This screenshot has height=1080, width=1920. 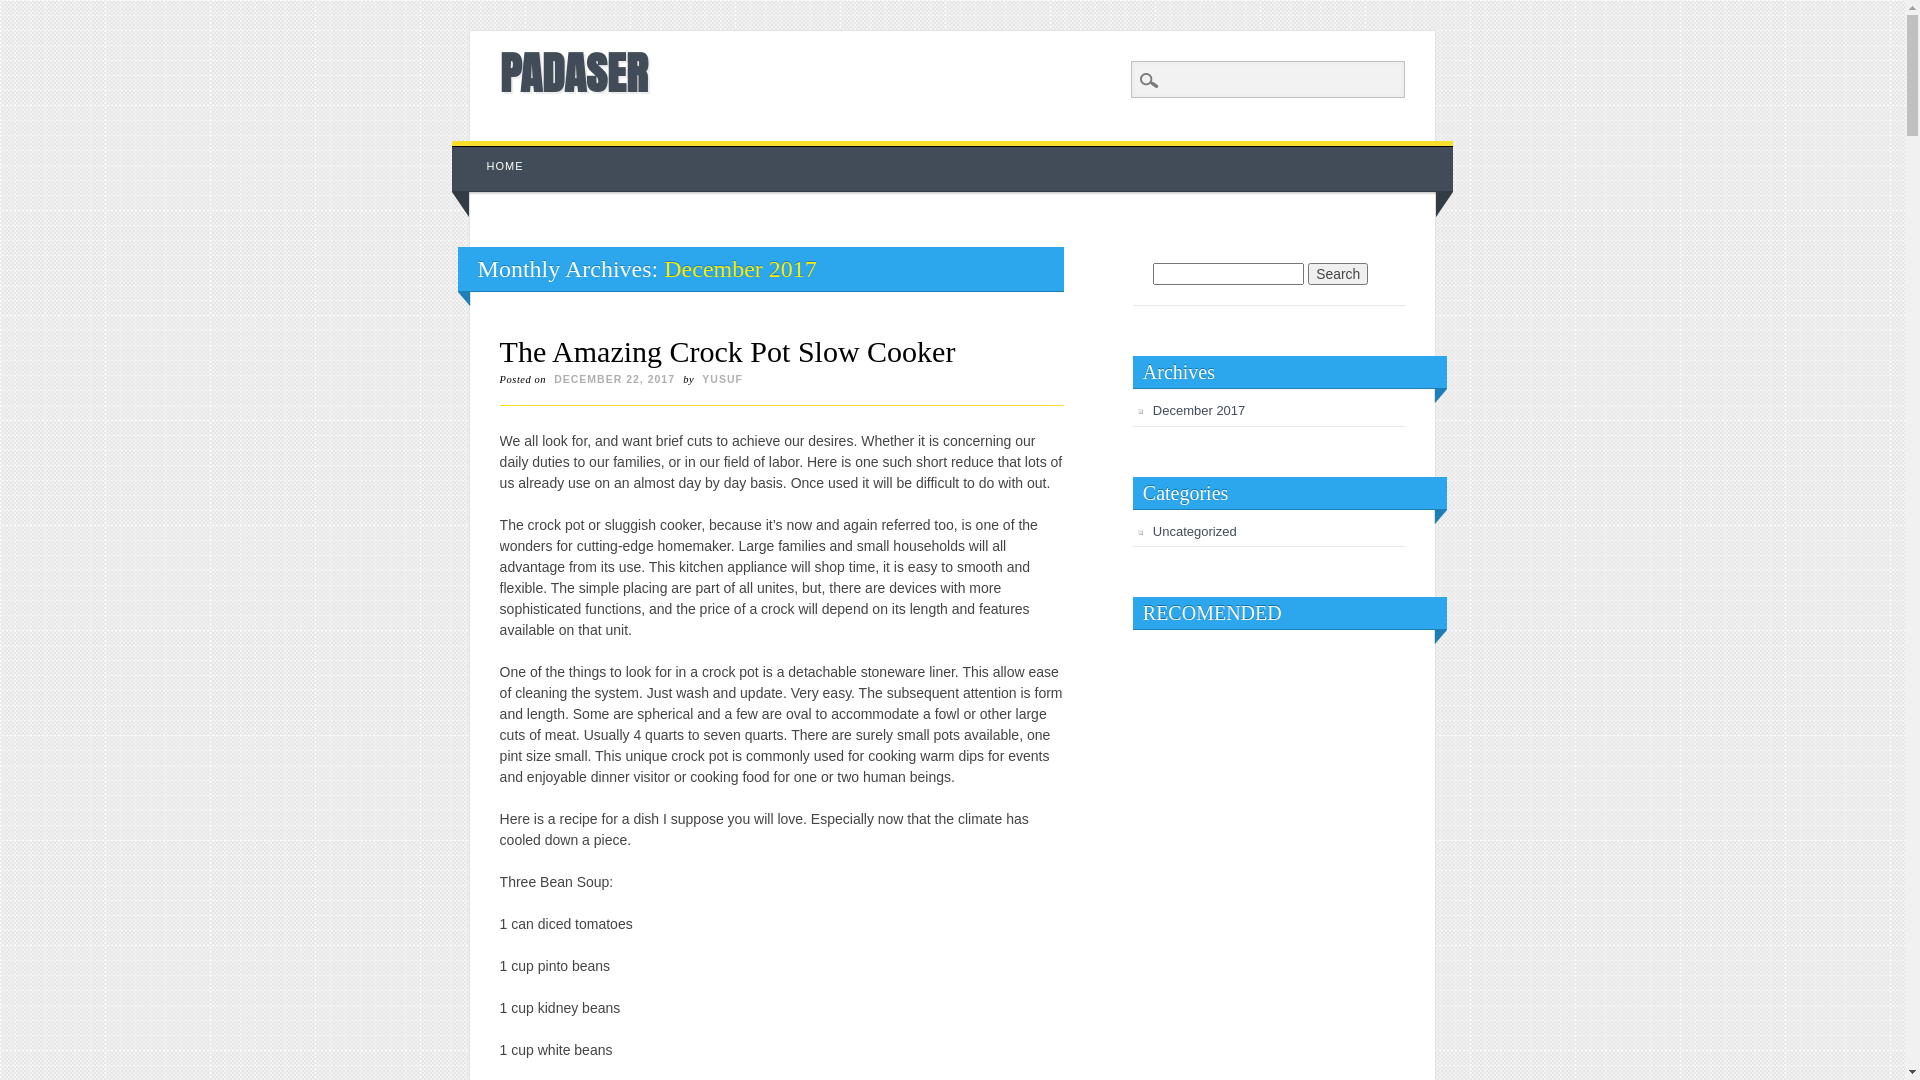 What do you see at coordinates (721, 378) in the screenshot?
I see `'YUSUF'` at bounding box center [721, 378].